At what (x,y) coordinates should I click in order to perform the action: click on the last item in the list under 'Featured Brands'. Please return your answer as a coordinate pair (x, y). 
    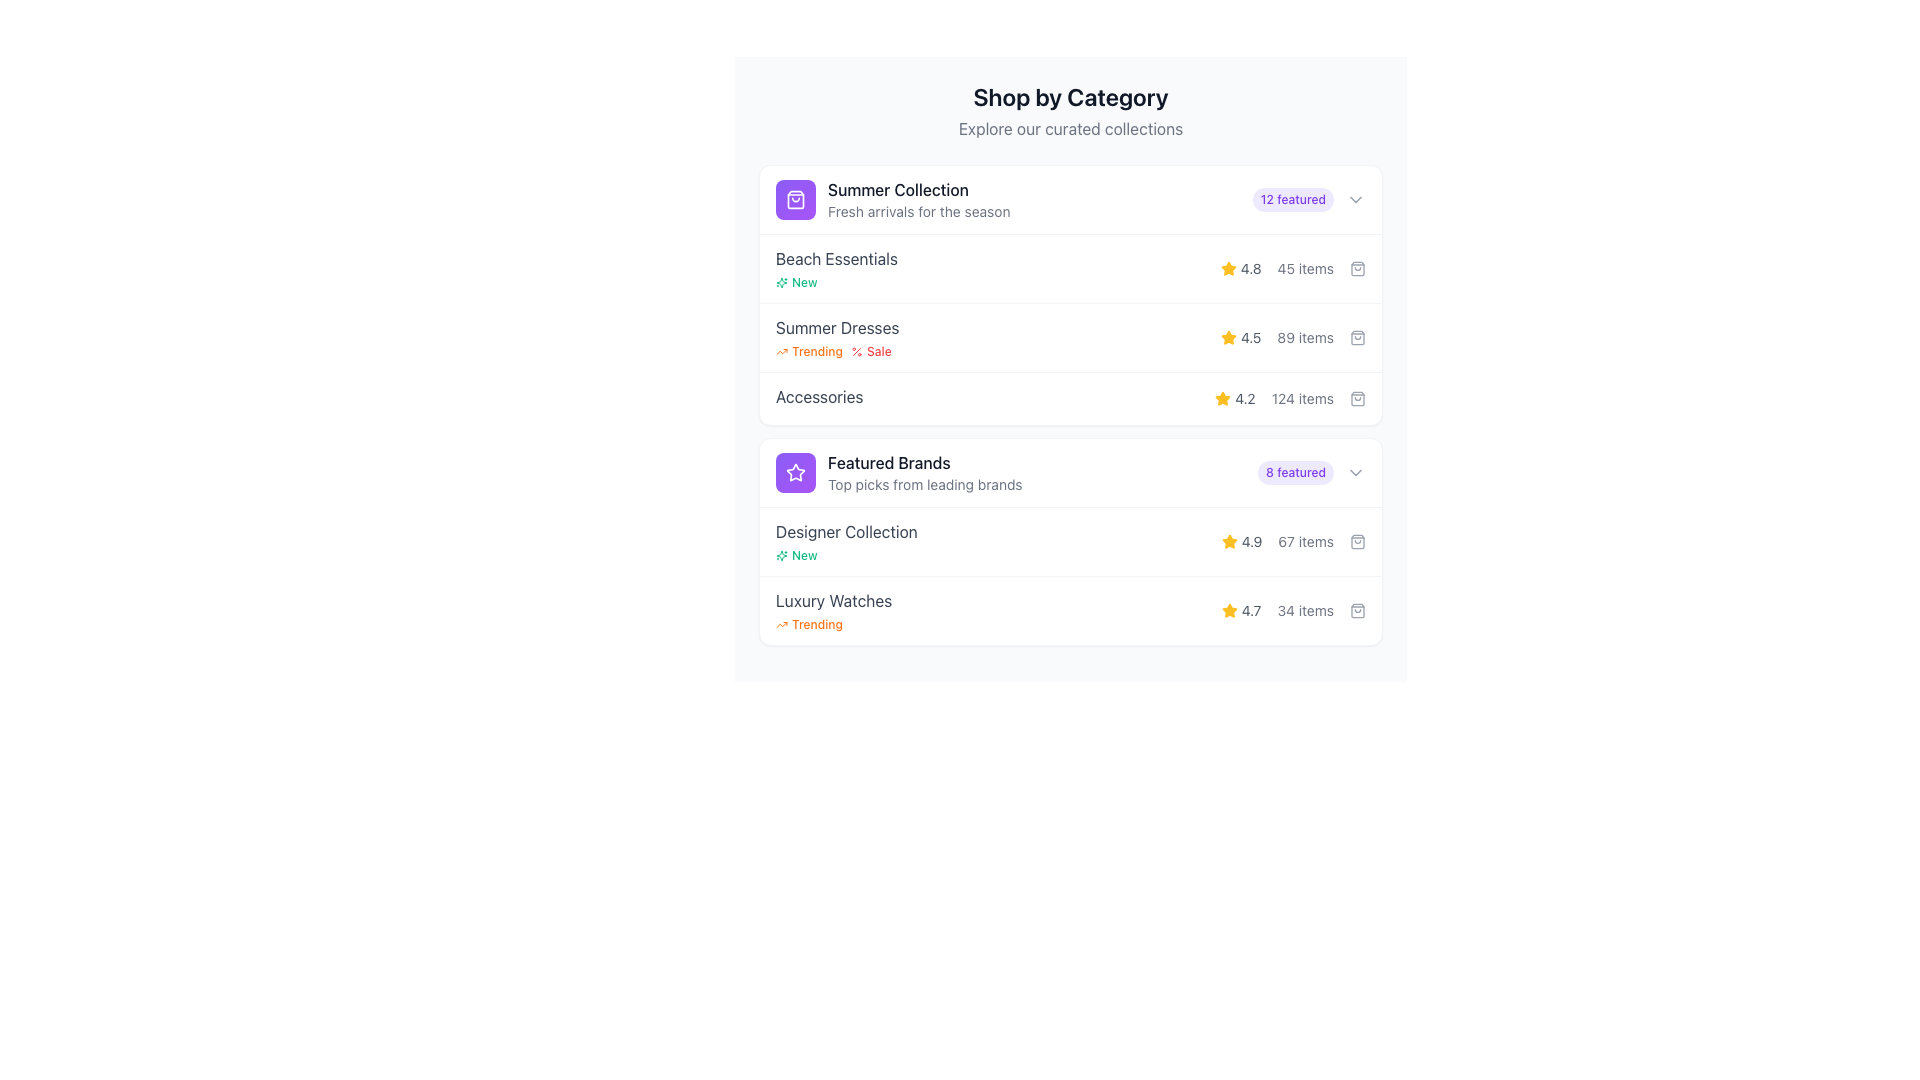
    Looking at the image, I should click on (1069, 609).